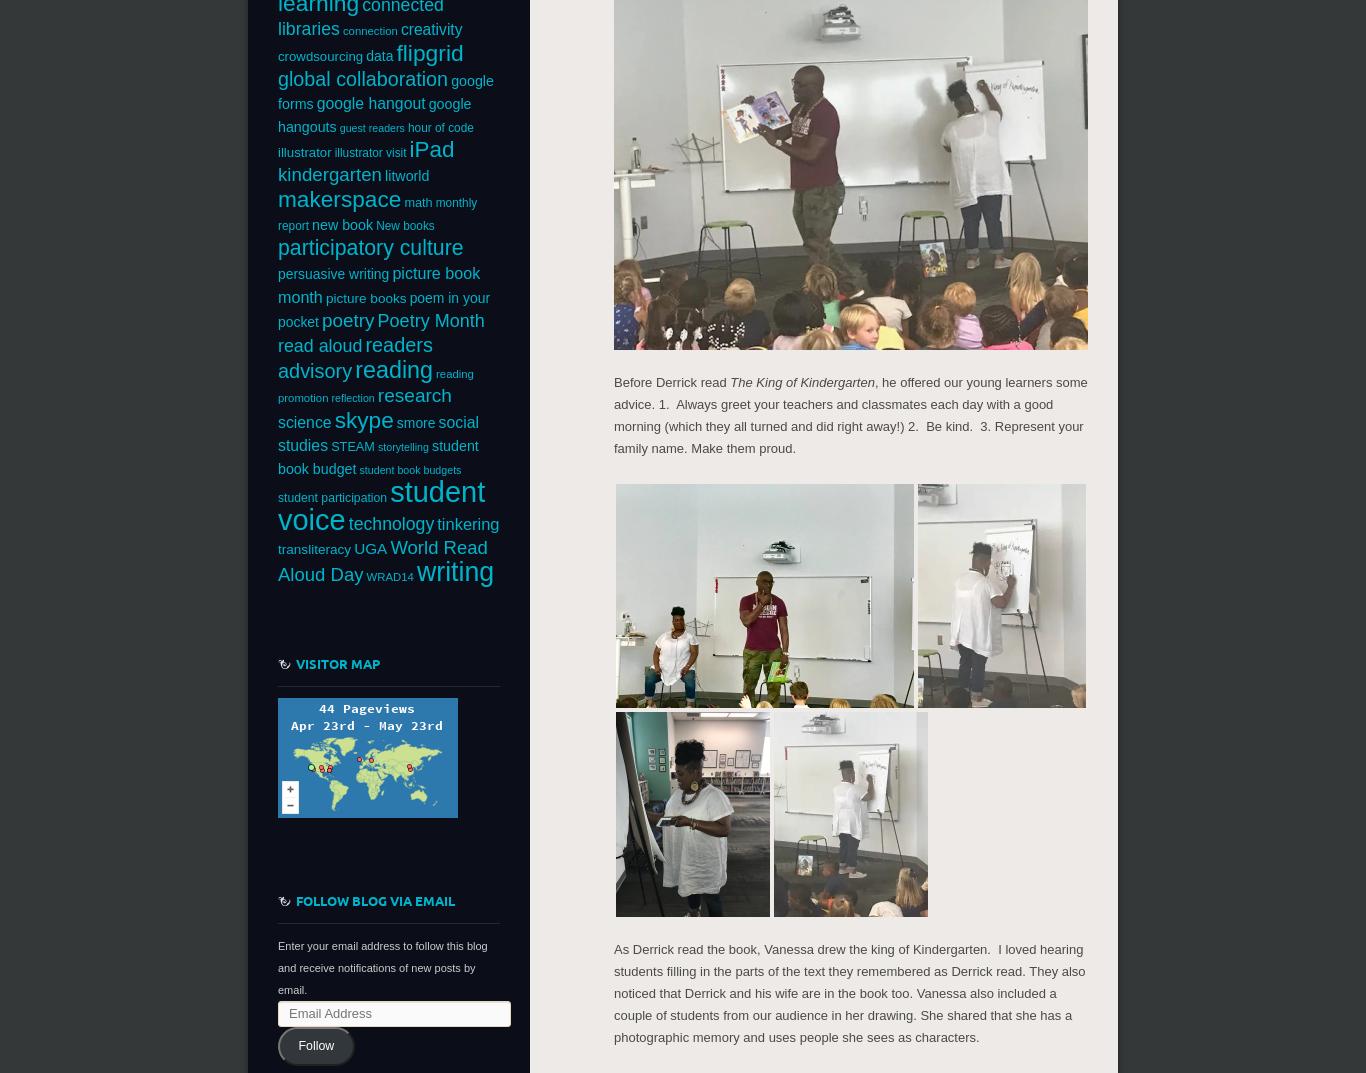 The width and height of the screenshot is (1366, 1073). Describe the element at coordinates (337, 663) in the screenshot. I see `'Visitor Map'` at that location.